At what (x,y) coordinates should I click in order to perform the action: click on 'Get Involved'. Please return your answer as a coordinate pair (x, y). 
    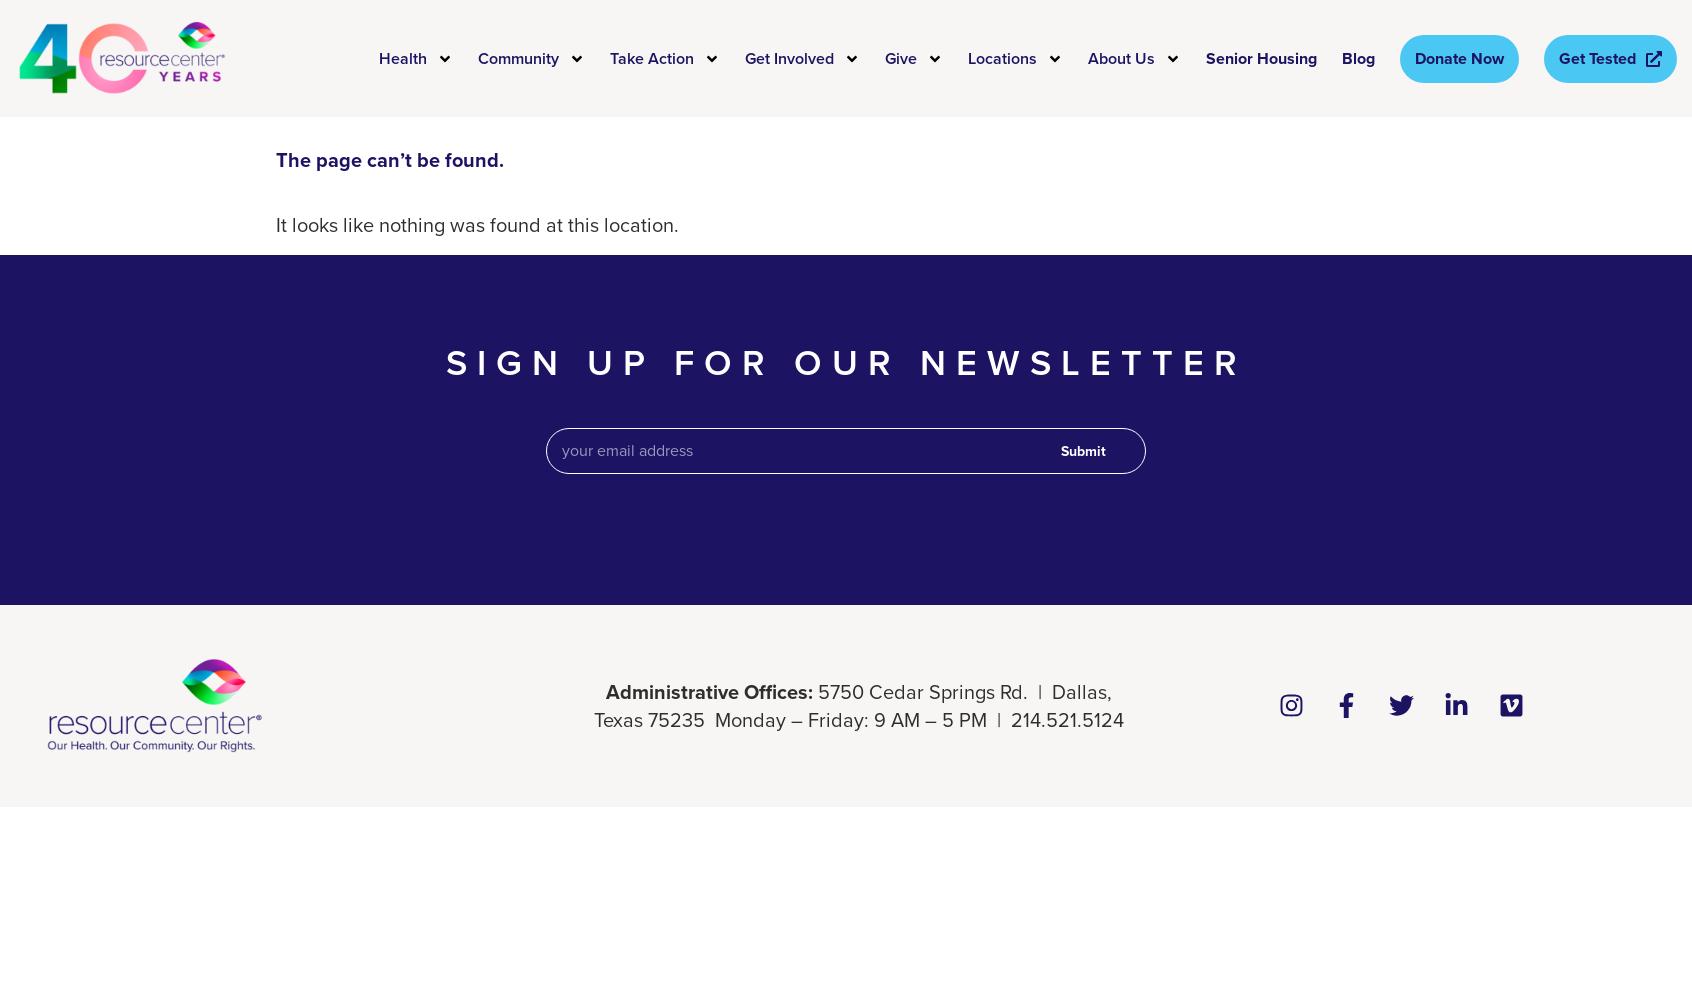
    Looking at the image, I should click on (789, 57).